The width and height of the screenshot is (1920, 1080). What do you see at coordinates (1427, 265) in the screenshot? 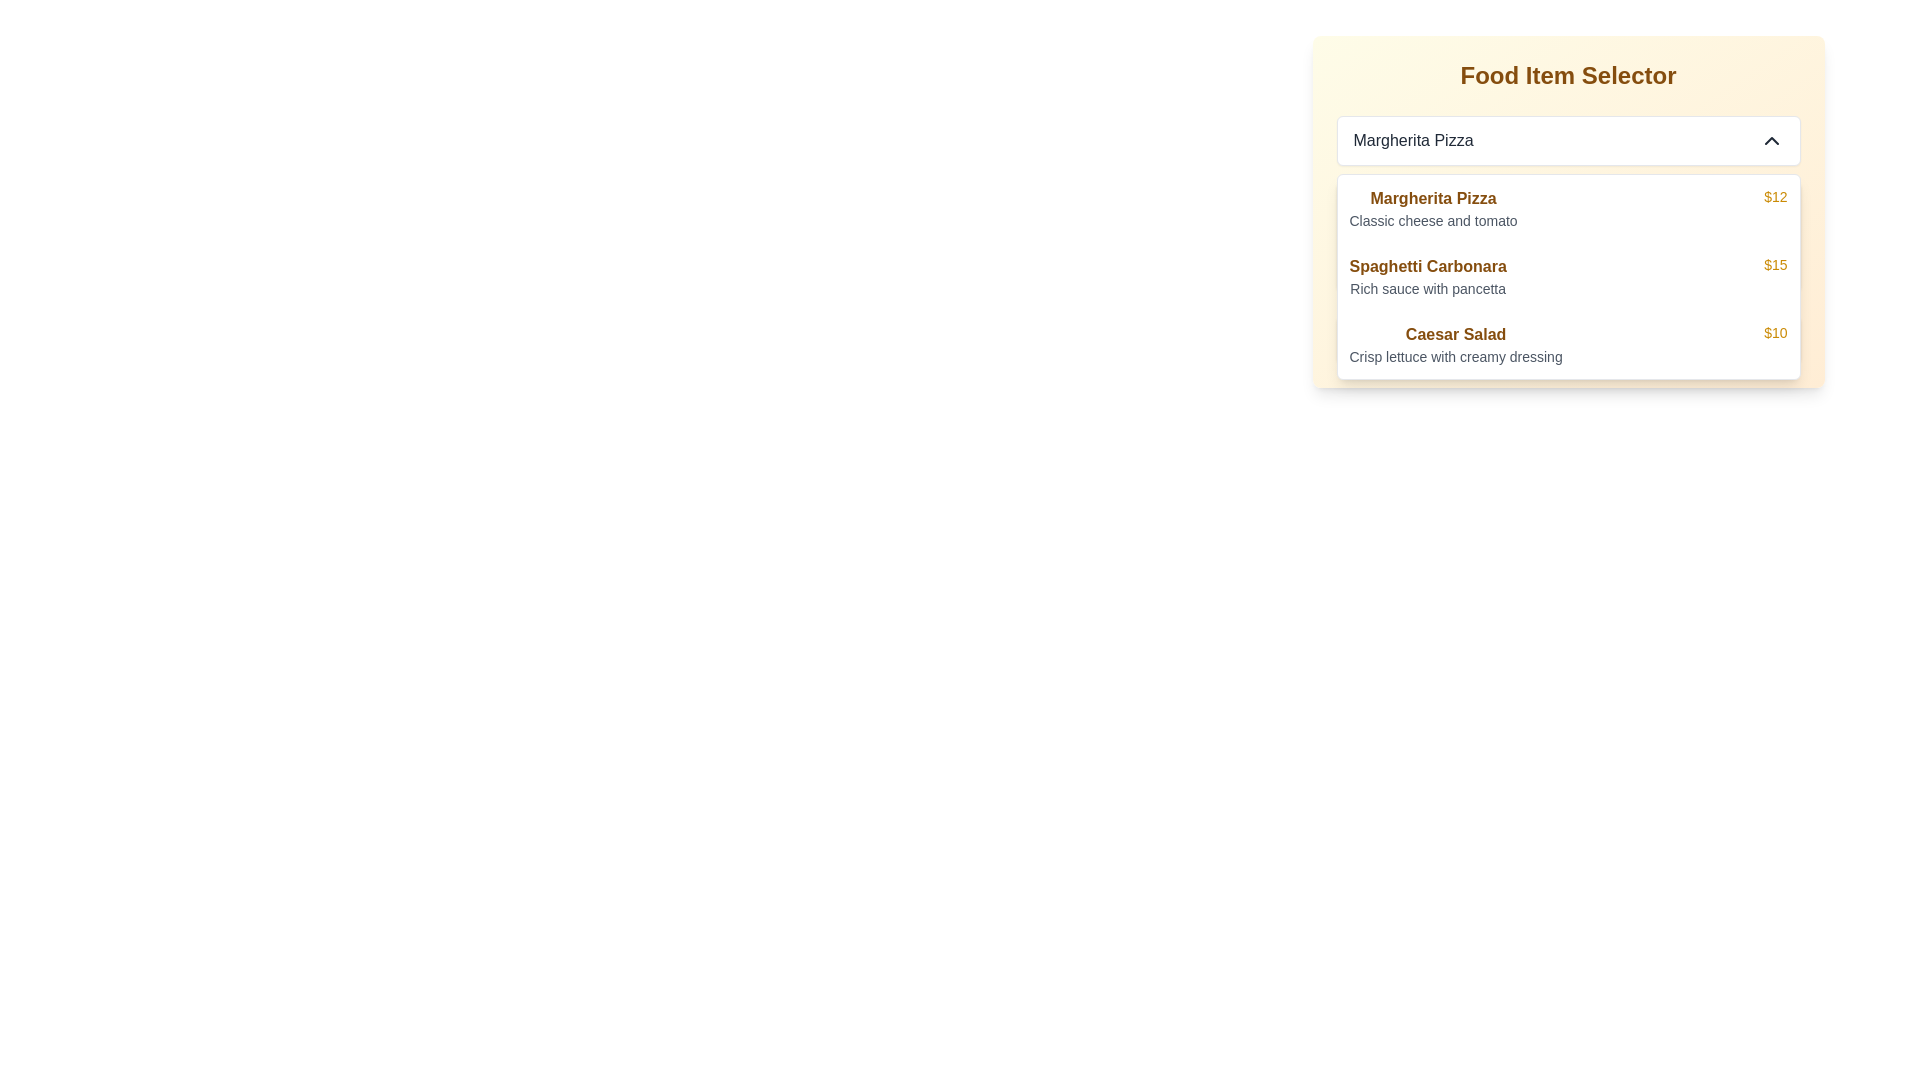
I see `the 'Spaghetti Carbonara' text label` at bounding box center [1427, 265].